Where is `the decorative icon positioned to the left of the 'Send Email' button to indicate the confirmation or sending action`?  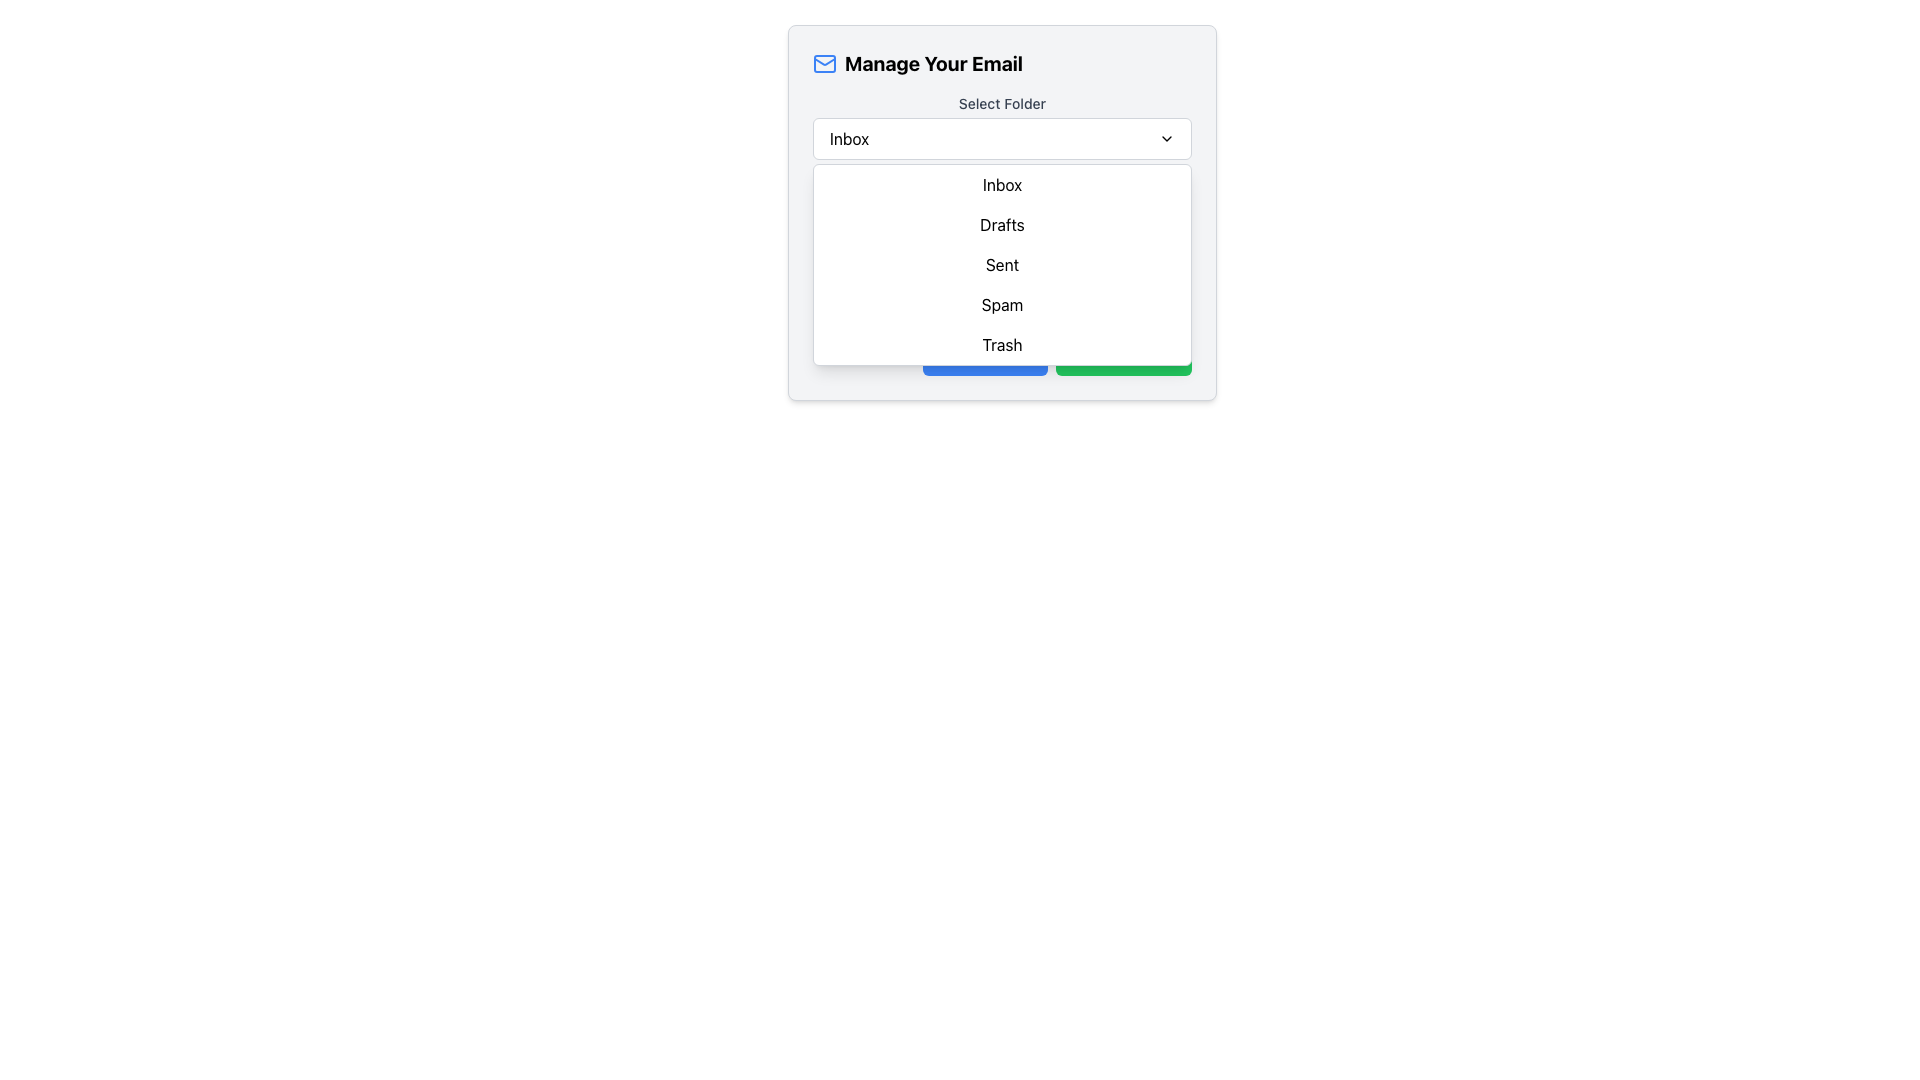
the decorative icon positioned to the left of the 'Send Email' button to indicate the confirmation or sending action is located at coordinates (1078, 354).